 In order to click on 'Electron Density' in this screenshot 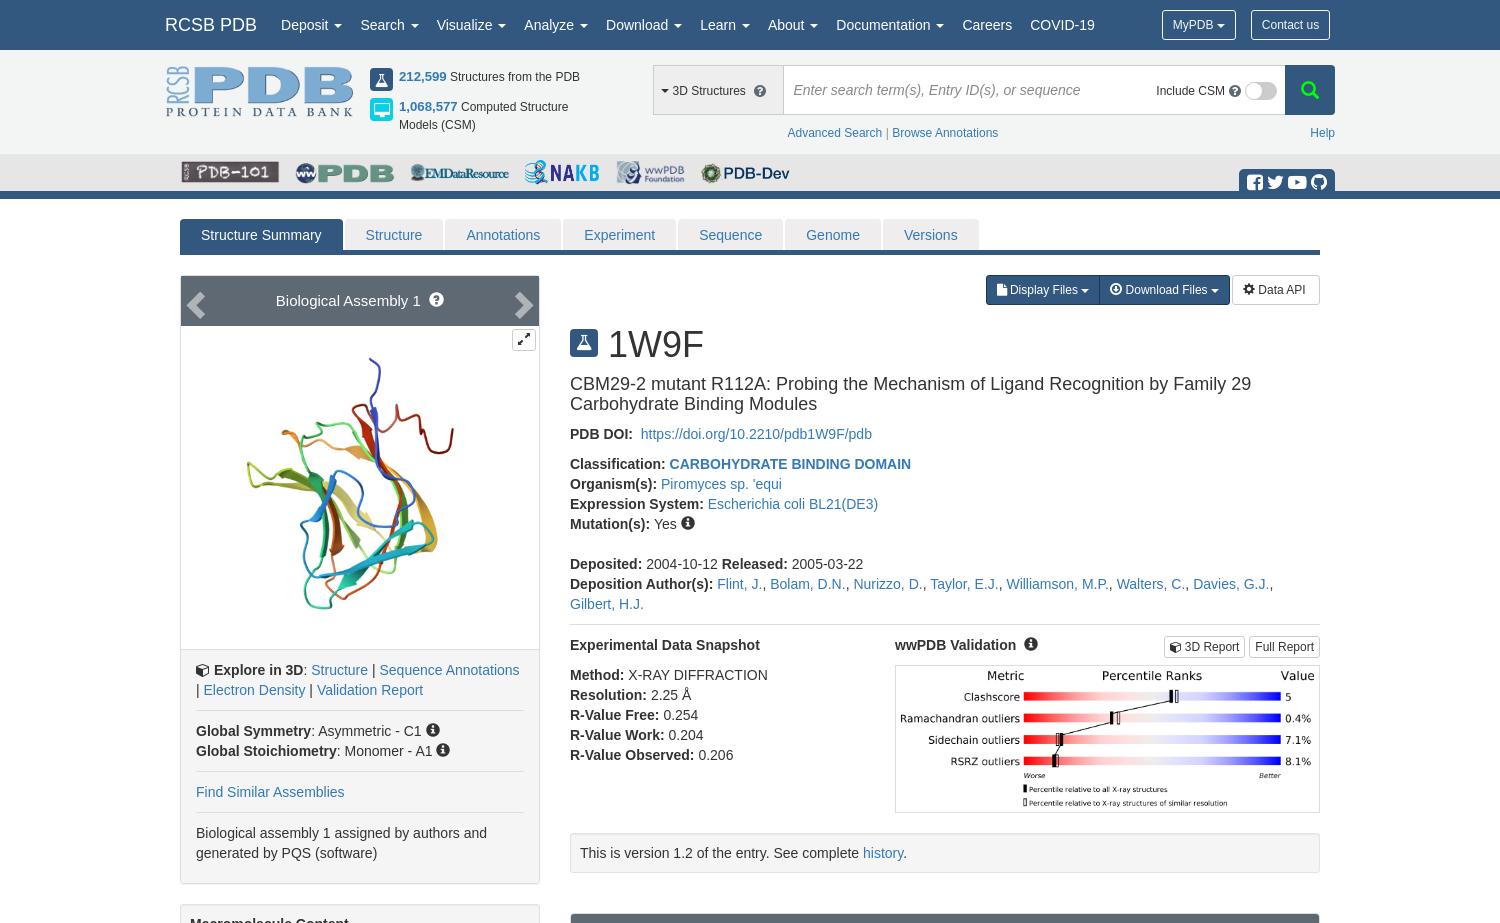, I will do `click(253, 689)`.